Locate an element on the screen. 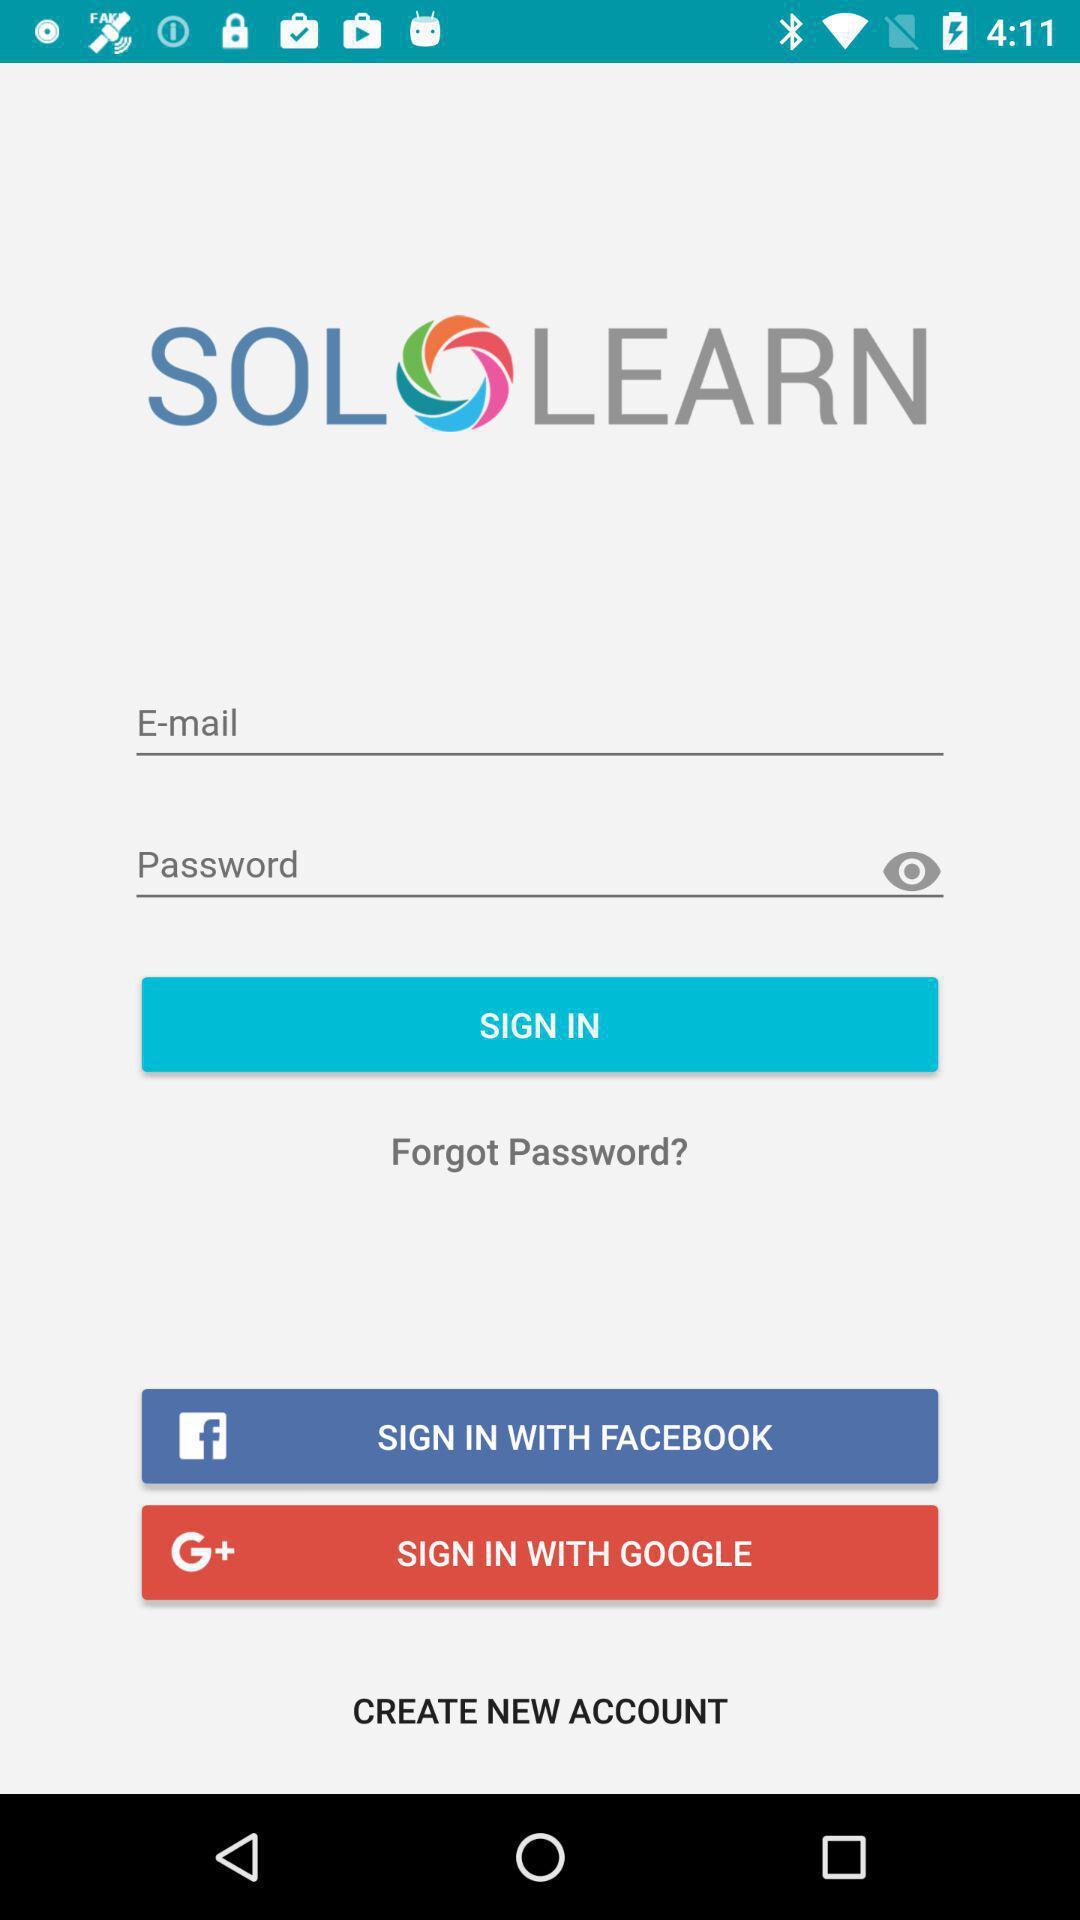 The image size is (1080, 1920). forgot password? is located at coordinates (538, 1150).